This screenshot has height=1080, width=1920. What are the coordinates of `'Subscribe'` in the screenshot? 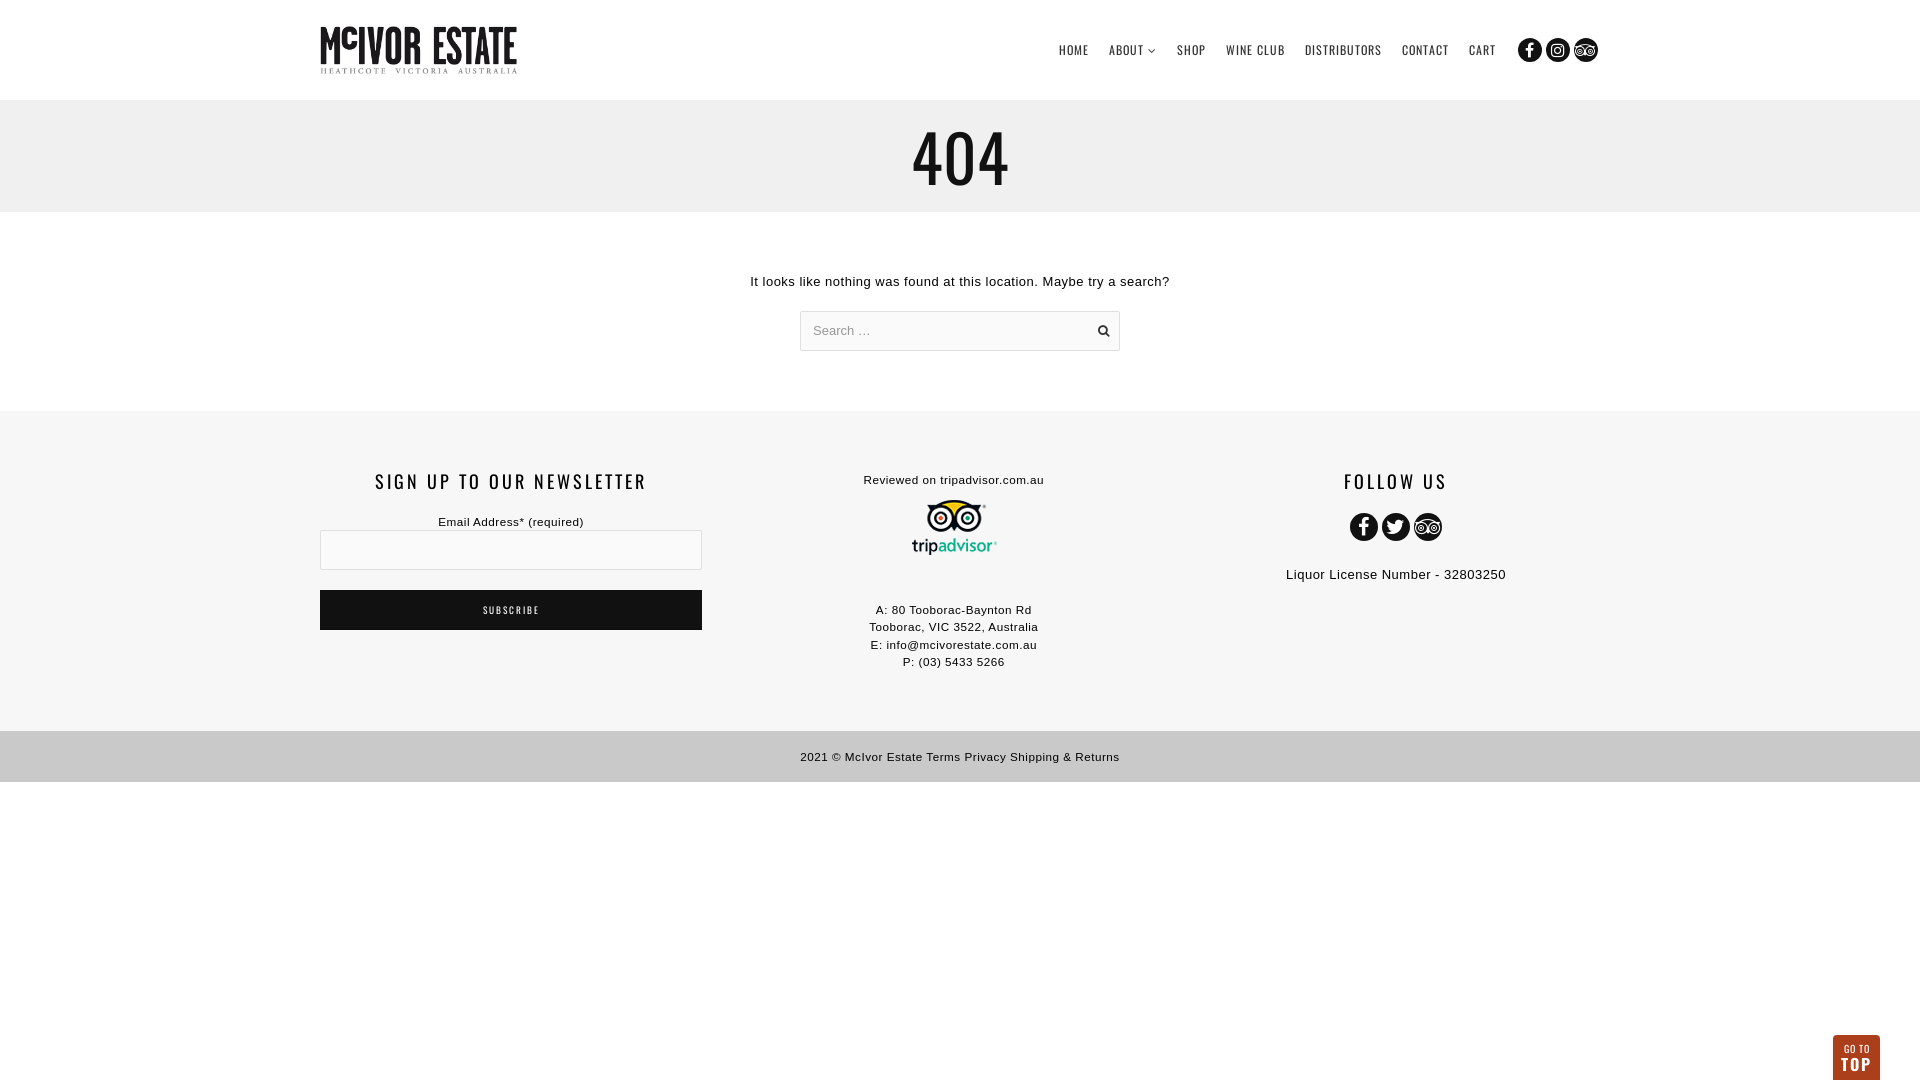 It's located at (510, 608).